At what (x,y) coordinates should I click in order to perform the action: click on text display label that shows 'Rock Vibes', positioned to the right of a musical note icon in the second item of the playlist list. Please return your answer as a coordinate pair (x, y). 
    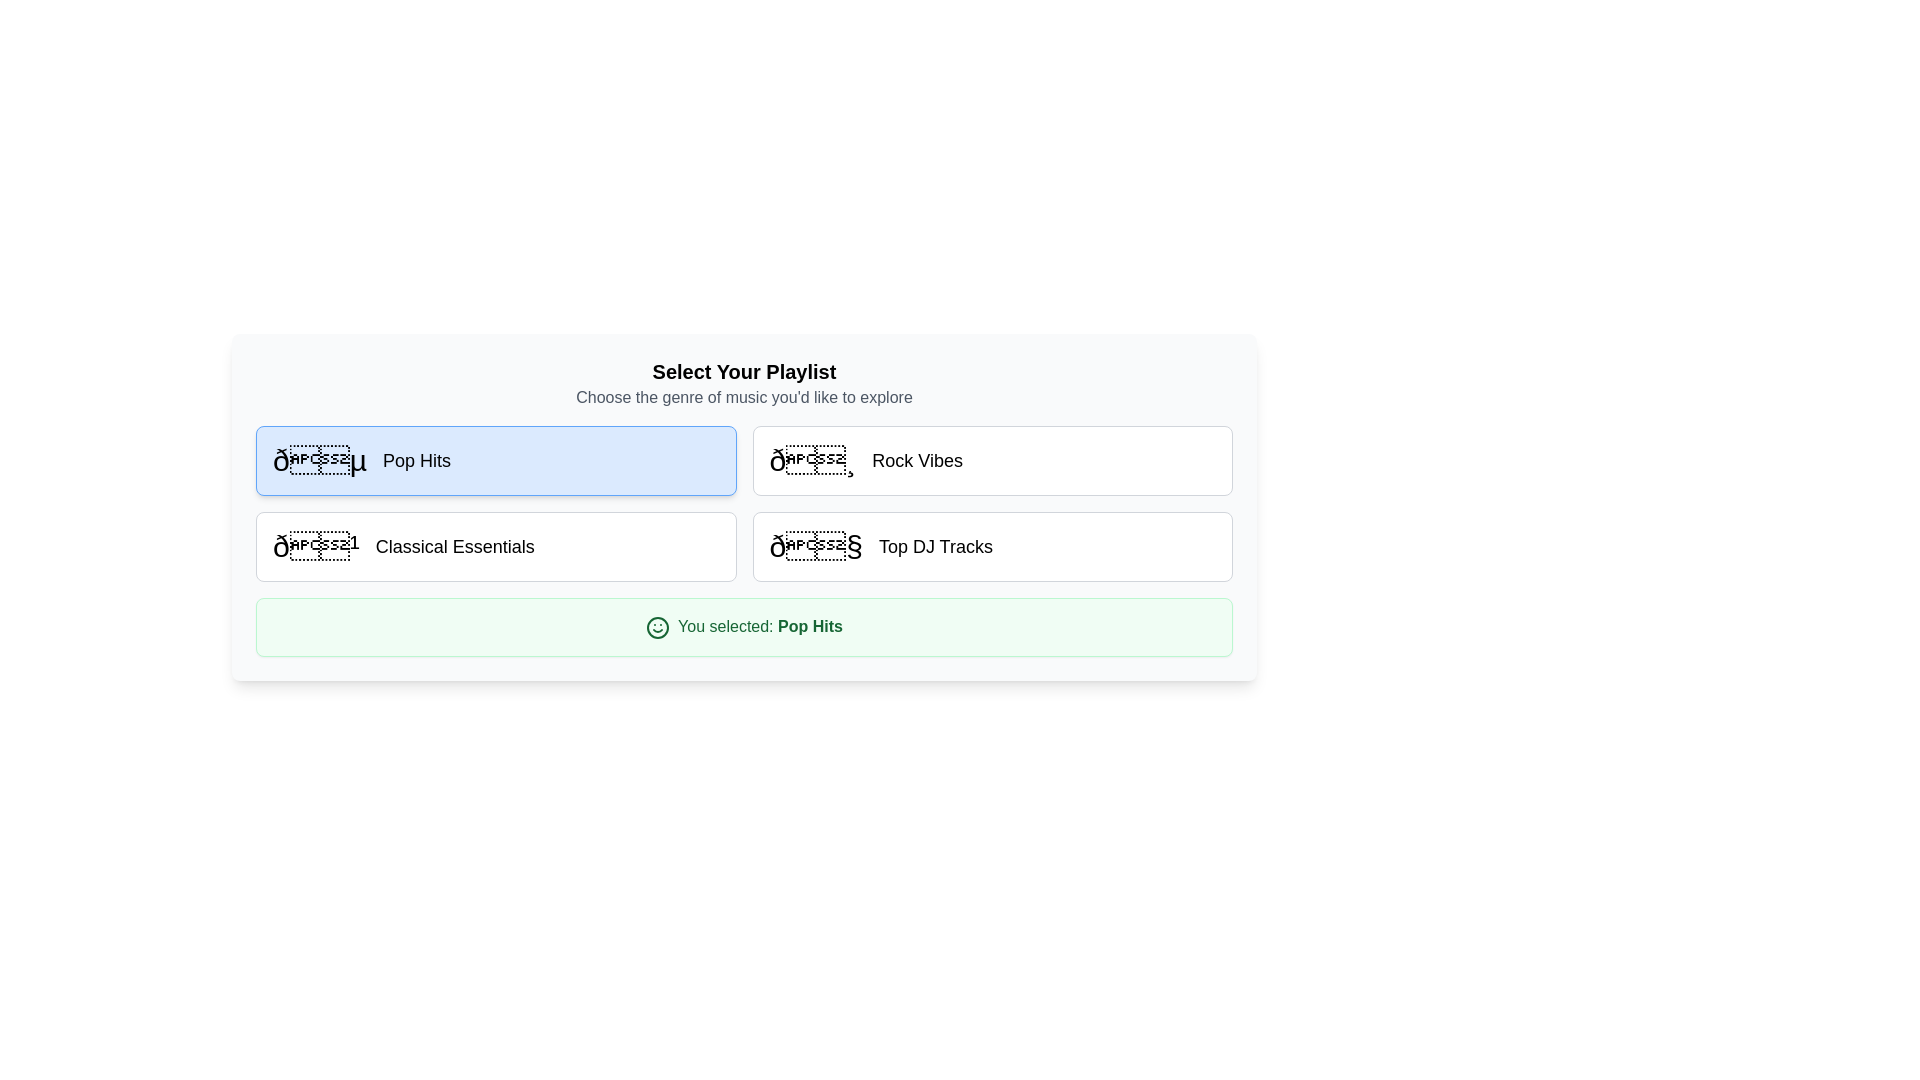
    Looking at the image, I should click on (916, 461).